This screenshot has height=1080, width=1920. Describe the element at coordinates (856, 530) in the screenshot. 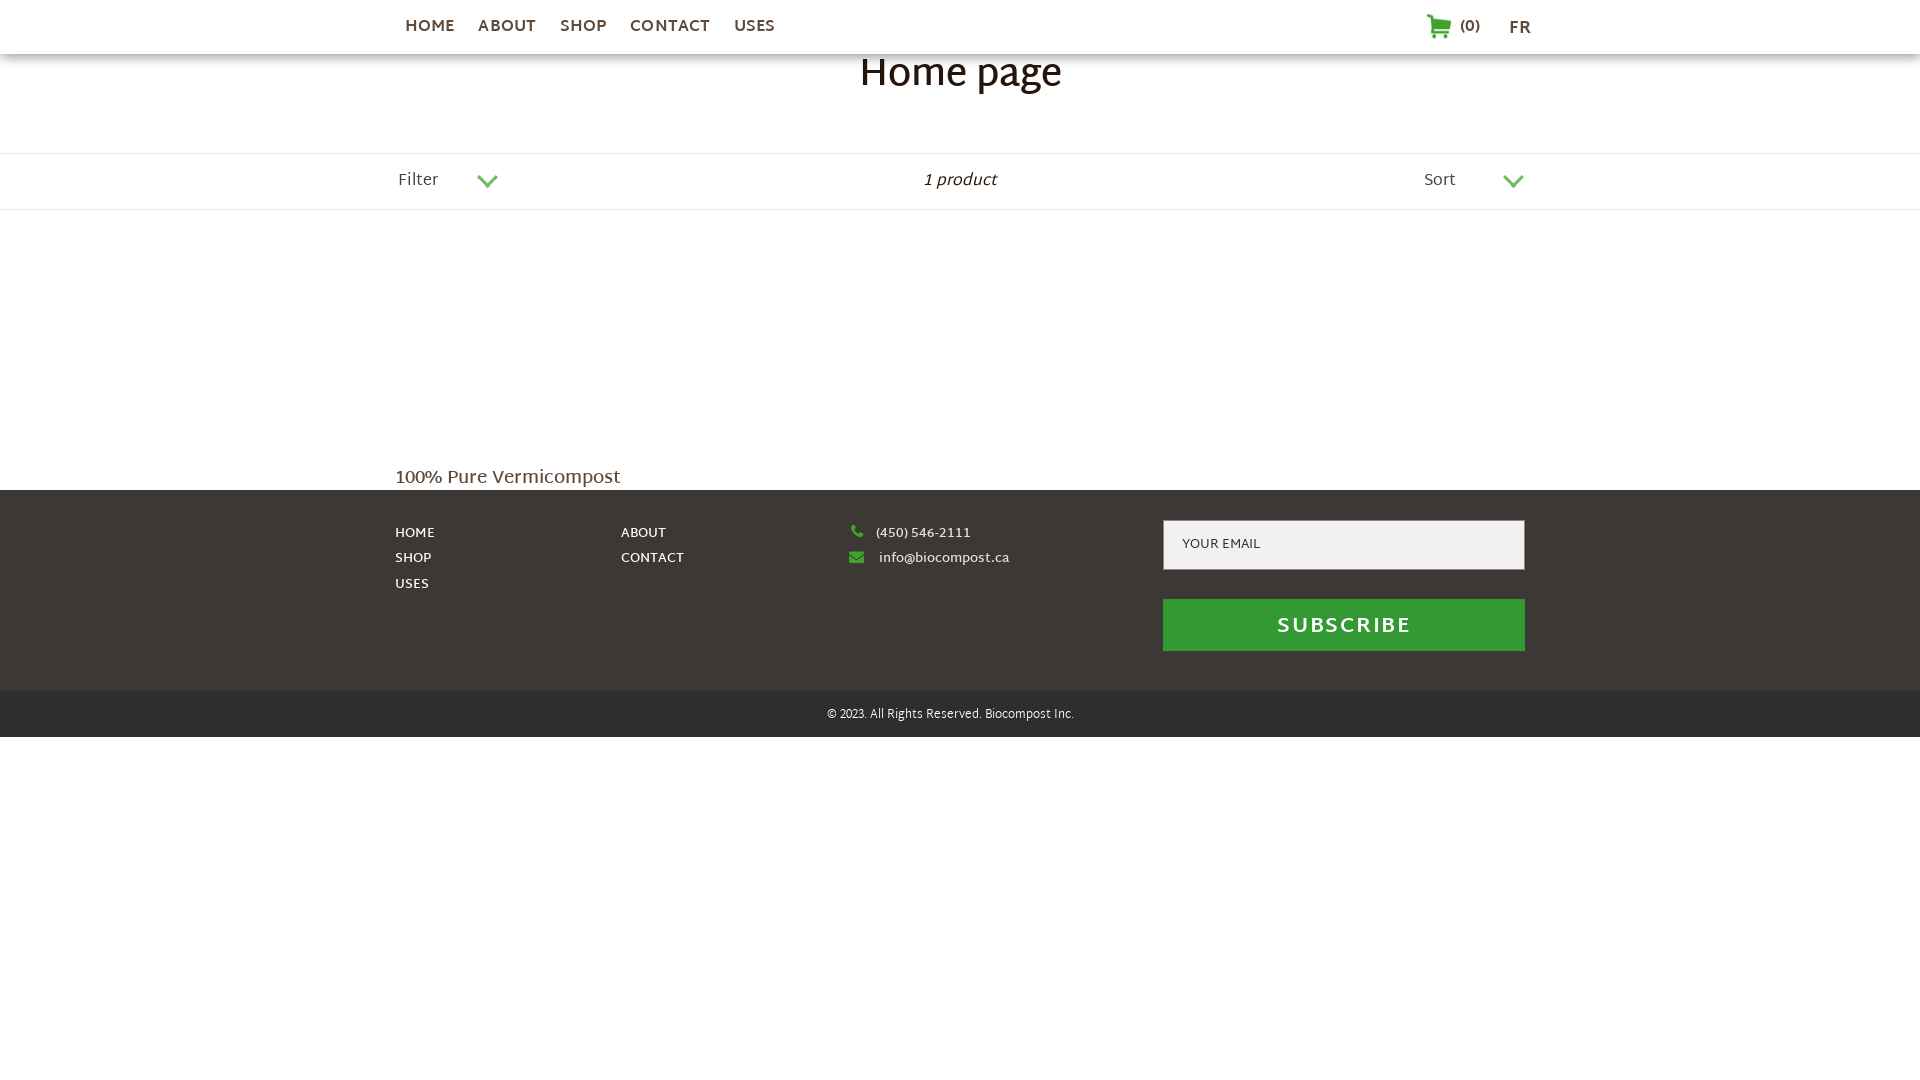

I see `'fa-phone'` at that location.